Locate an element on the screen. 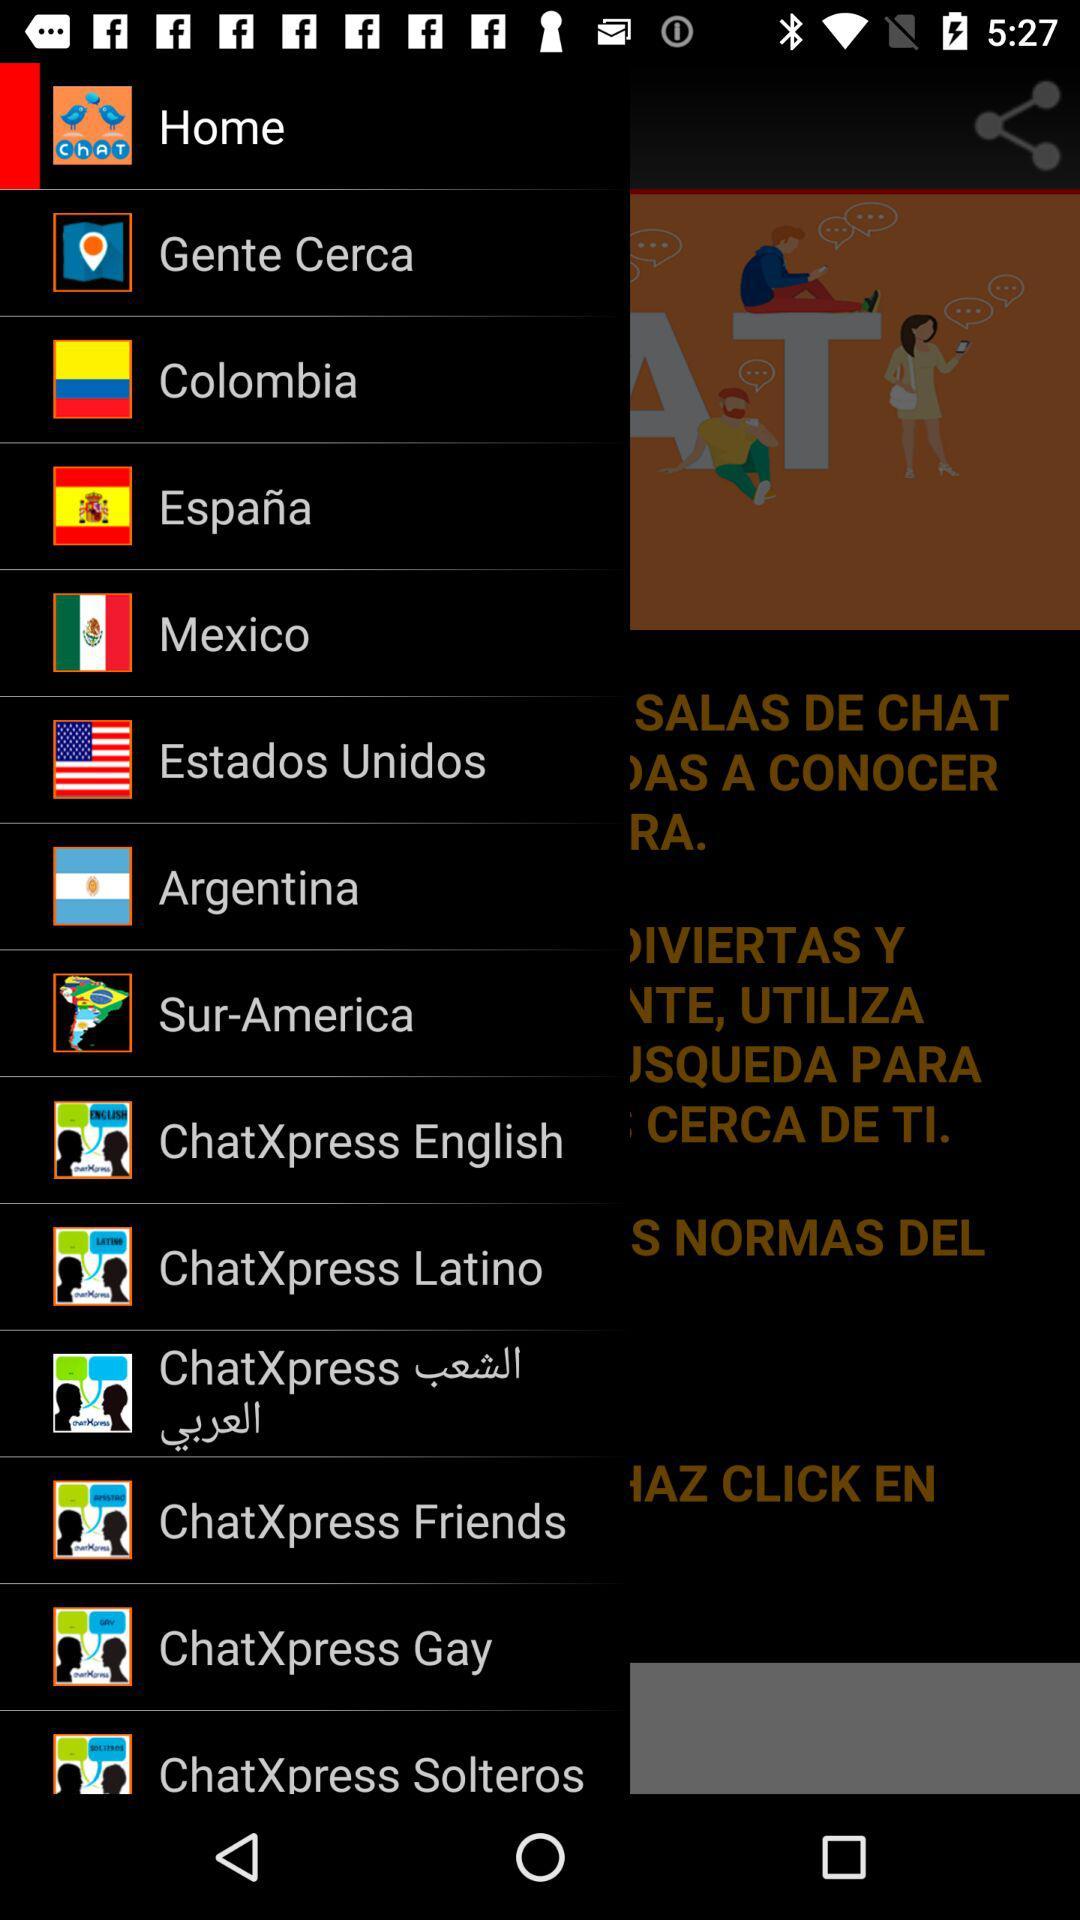 This screenshot has width=1080, height=1920. colombia app is located at coordinates (381, 379).